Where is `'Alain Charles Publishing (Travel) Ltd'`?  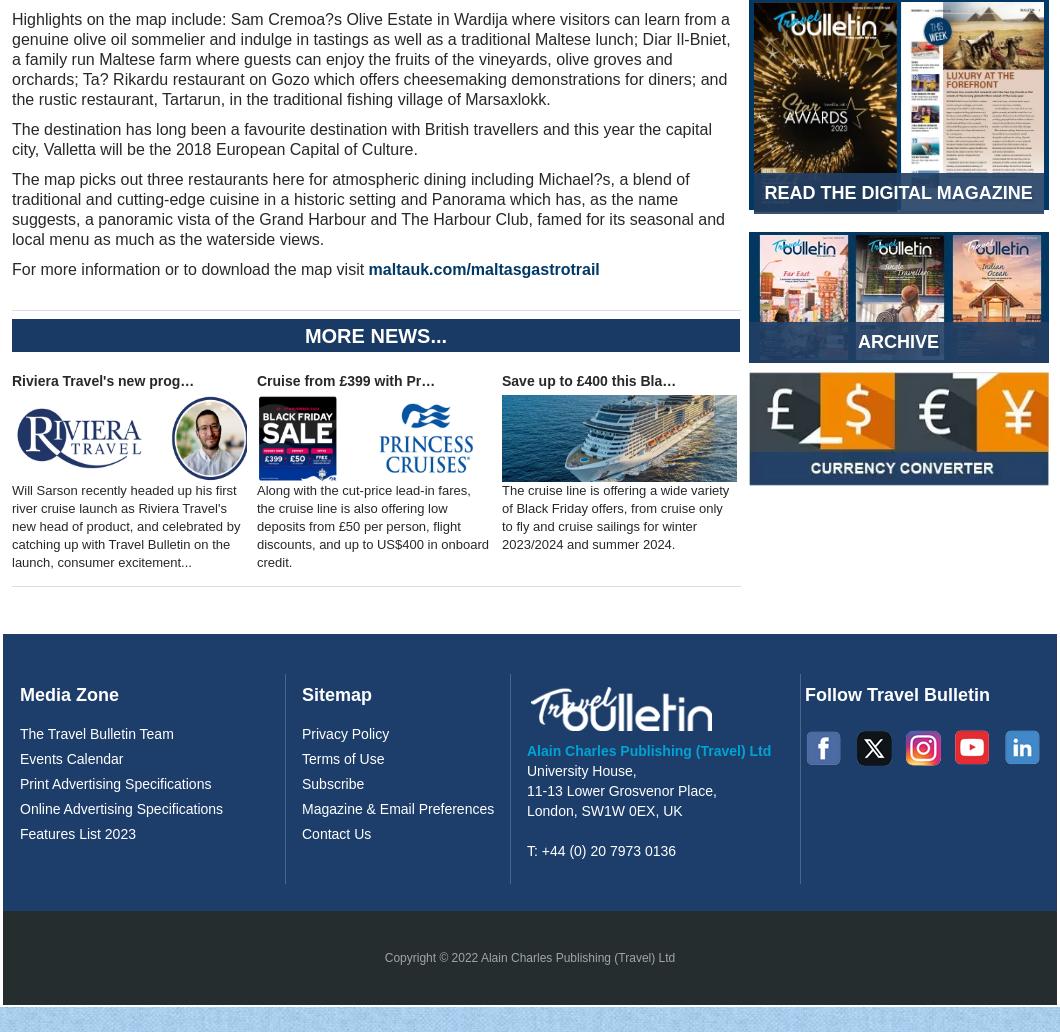
'Alain Charles Publishing (Travel) Ltd' is located at coordinates (649, 748).